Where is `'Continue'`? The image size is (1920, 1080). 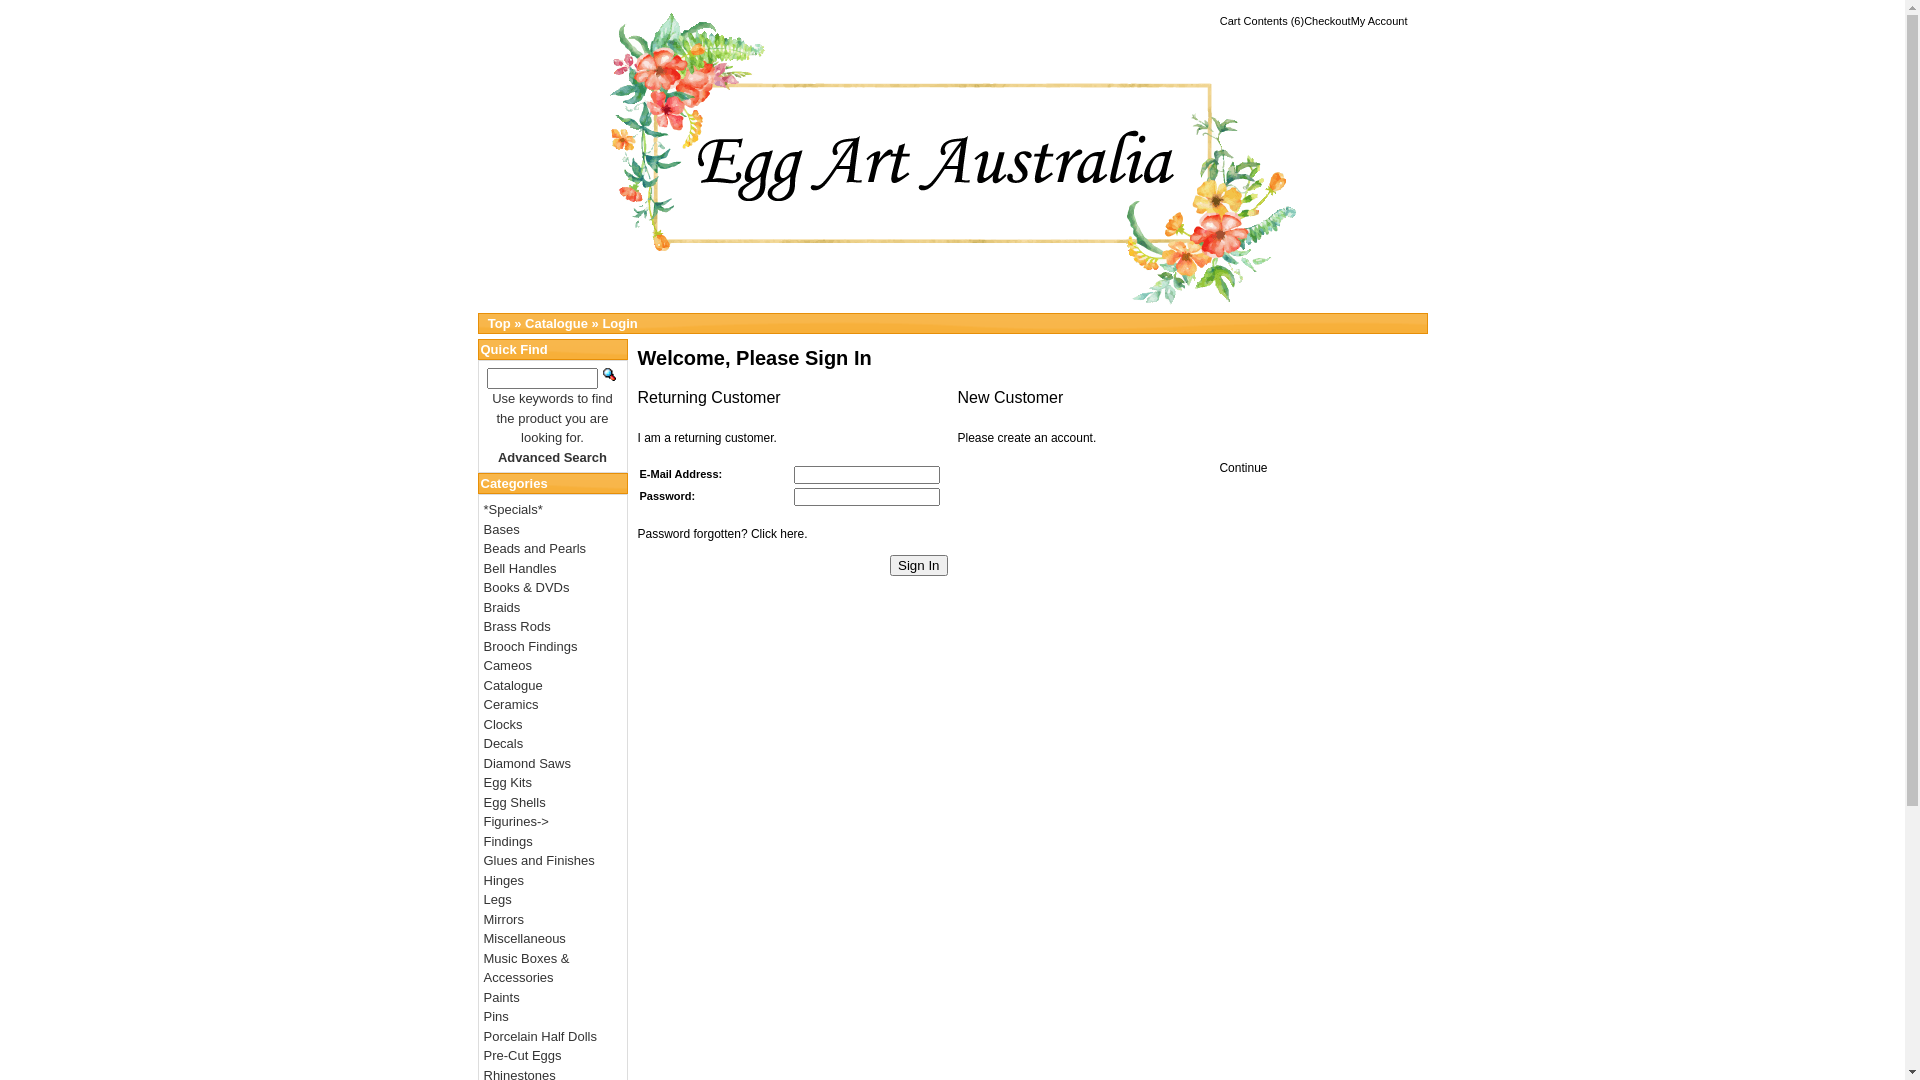
'Continue' is located at coordinates (1242, 467).